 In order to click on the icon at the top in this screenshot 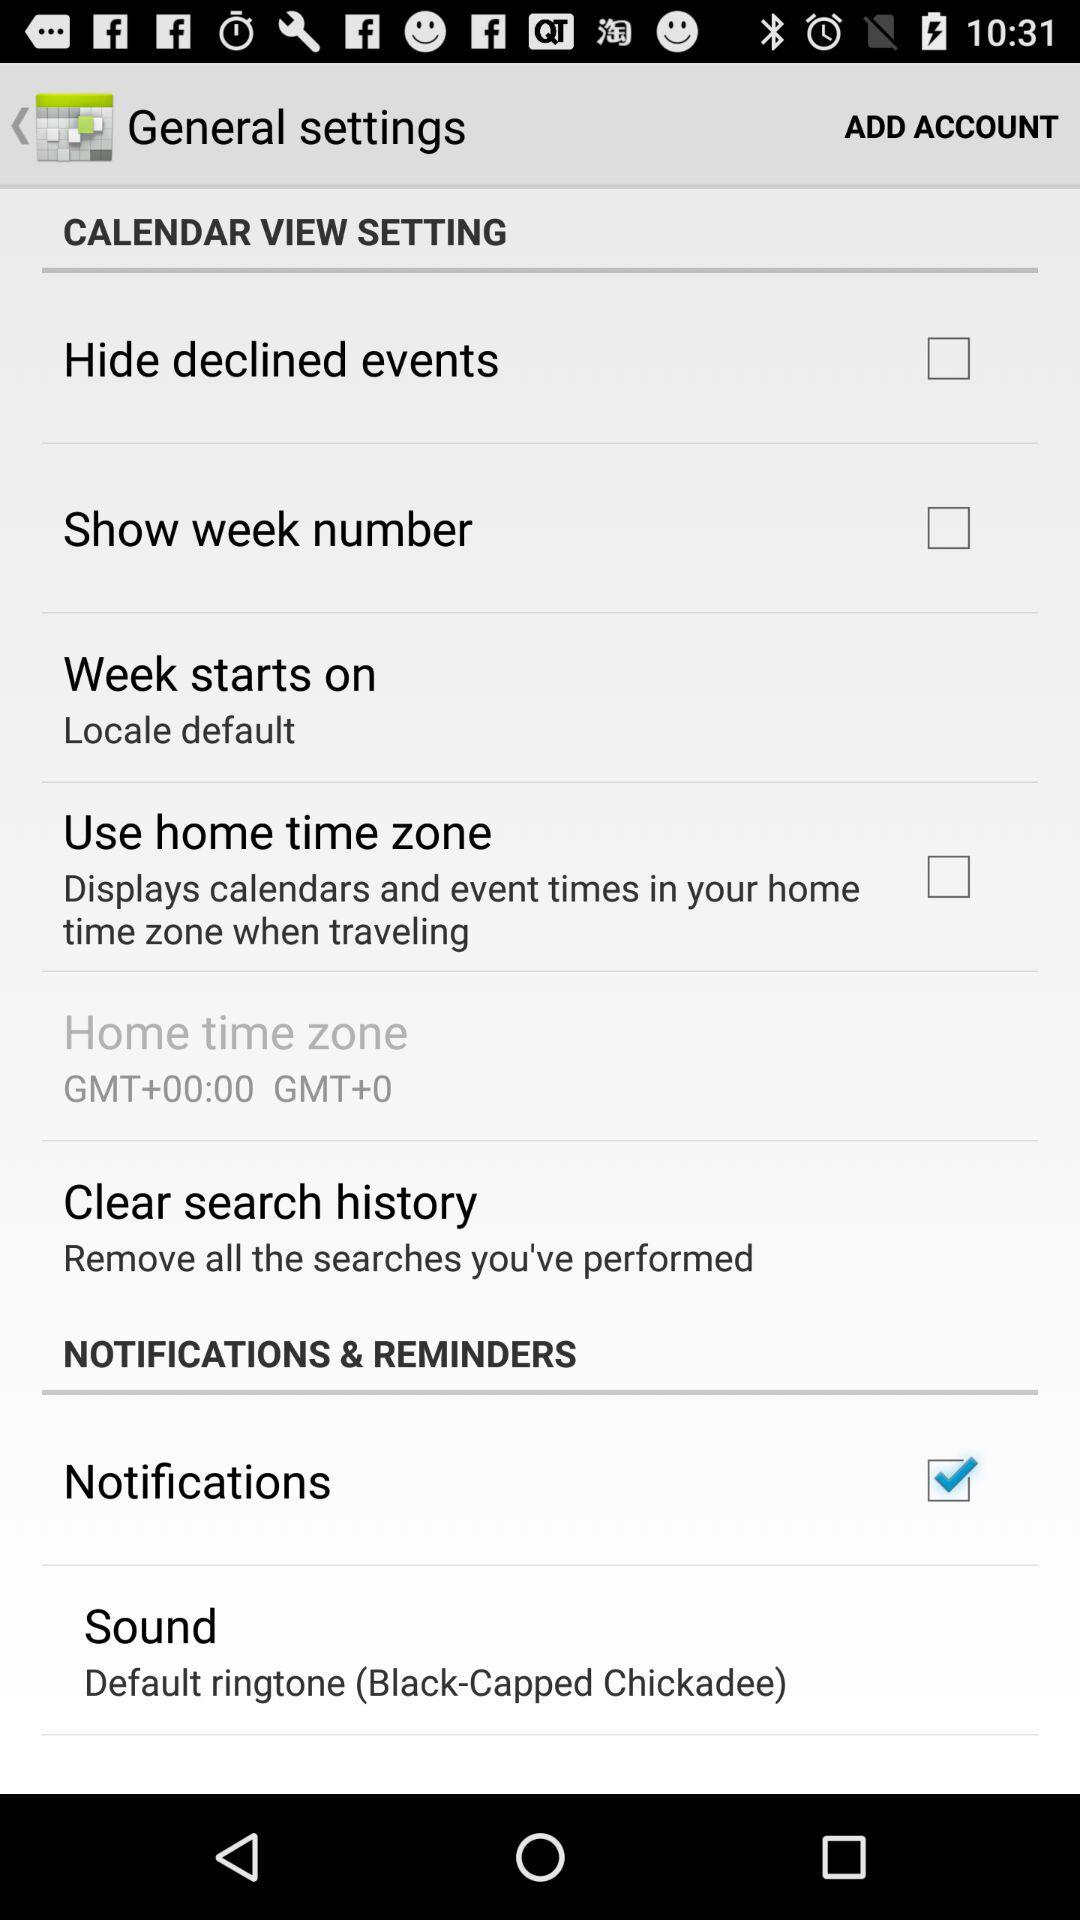, I will do `click(540, 230)`.